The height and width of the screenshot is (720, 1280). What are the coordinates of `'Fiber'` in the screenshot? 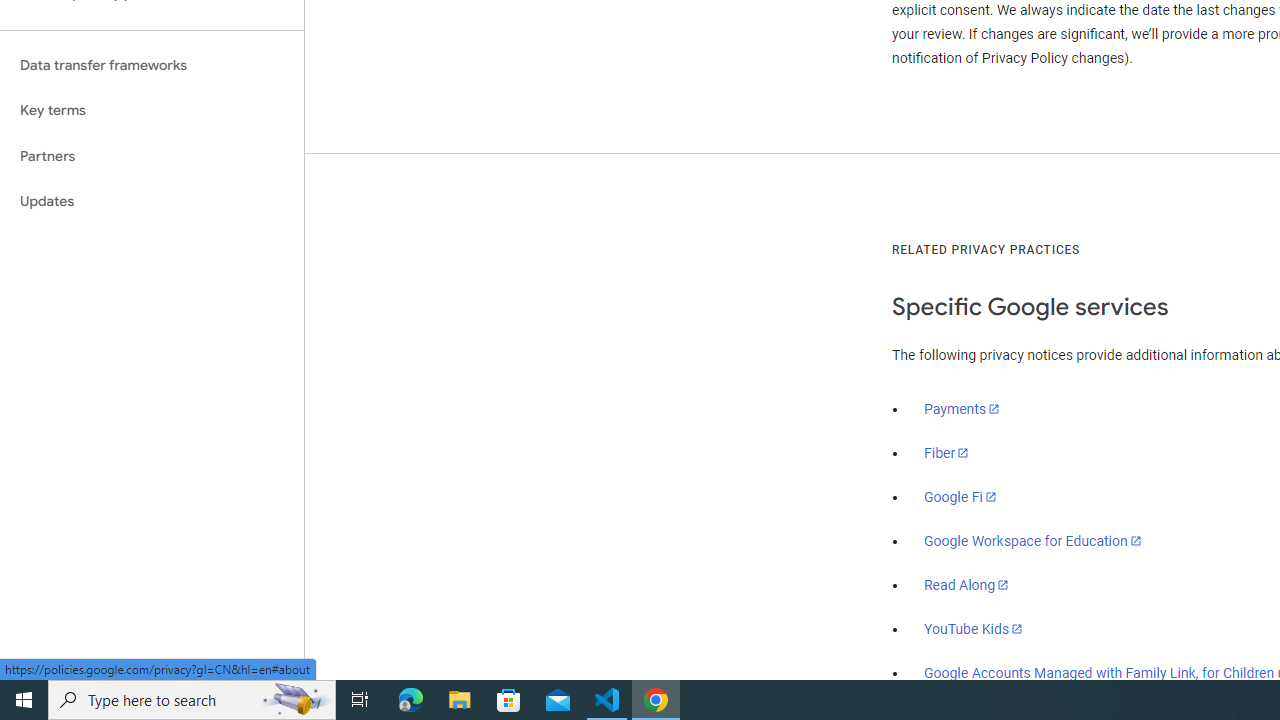 It's located at (946, 453).